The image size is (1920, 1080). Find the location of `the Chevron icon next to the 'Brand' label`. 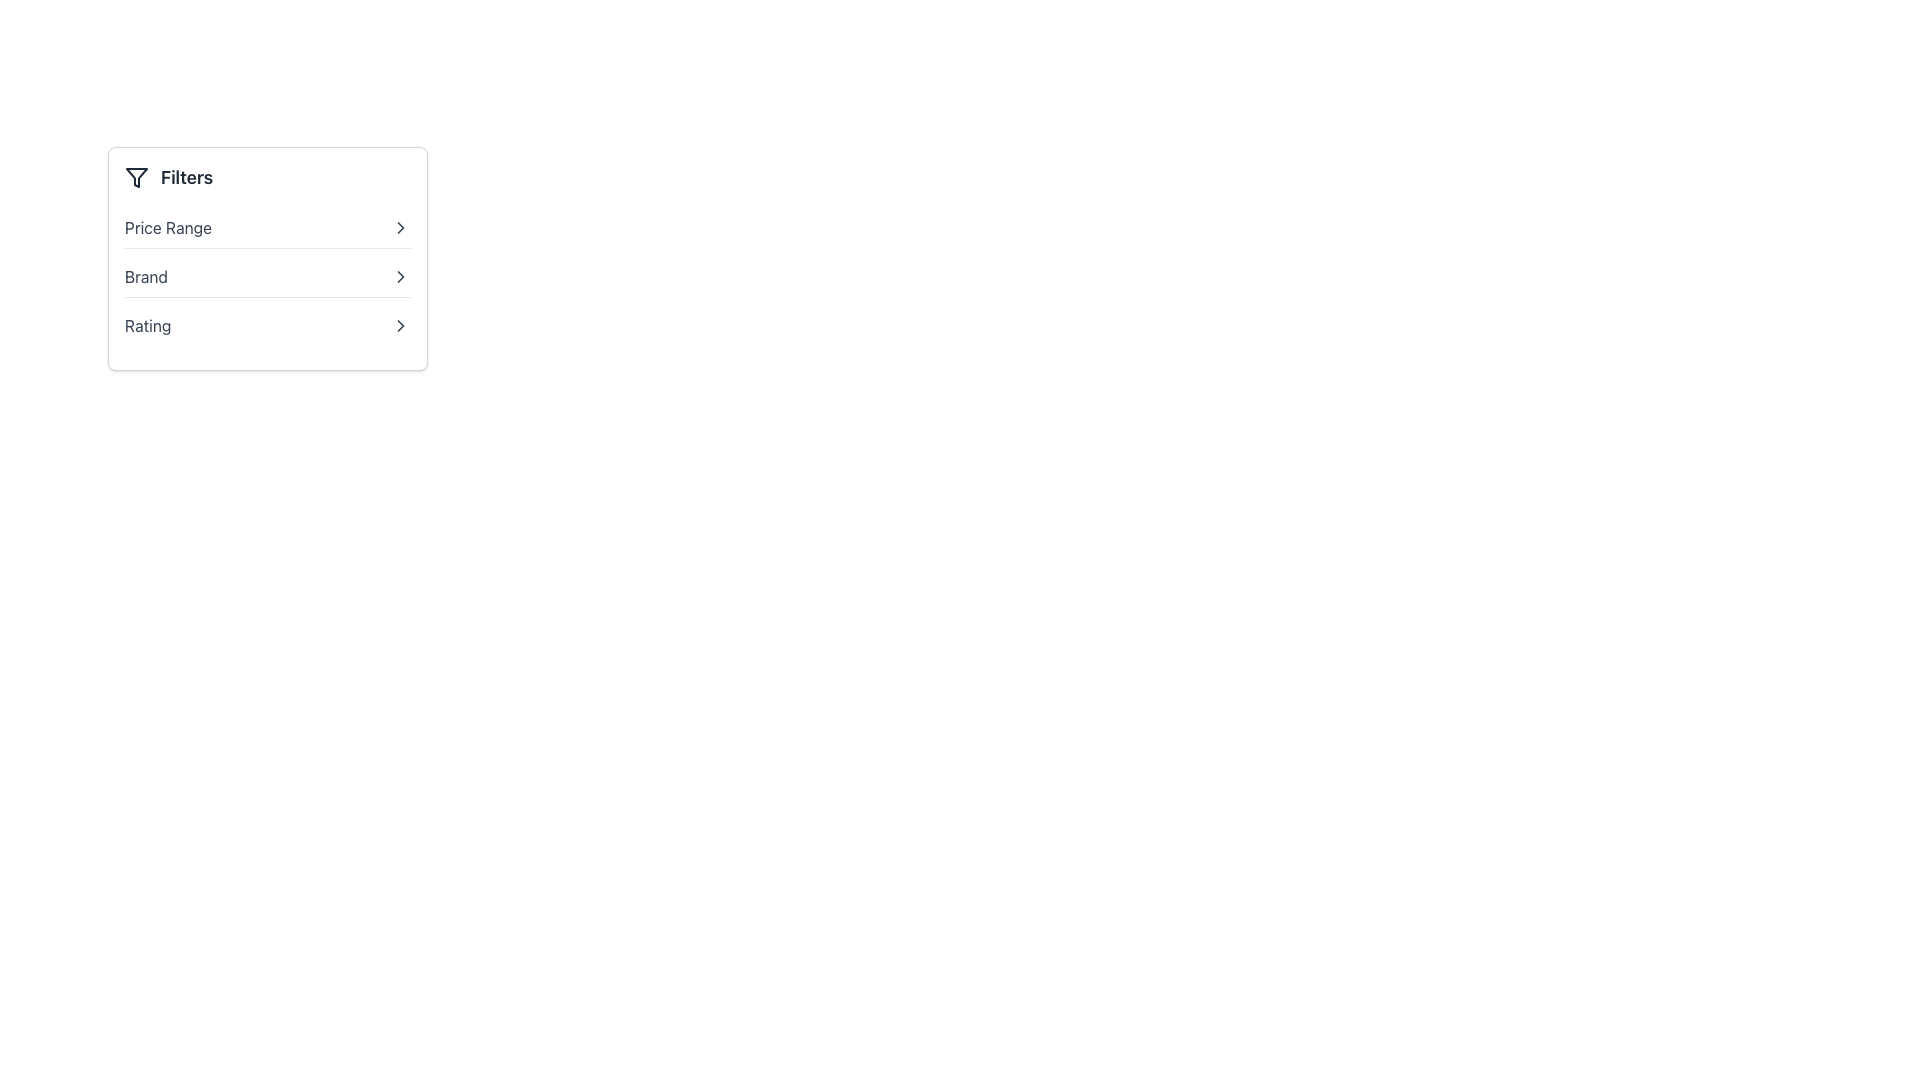

the Chevron icon next to the 'Brand' label is located at coordinates (400, 277).